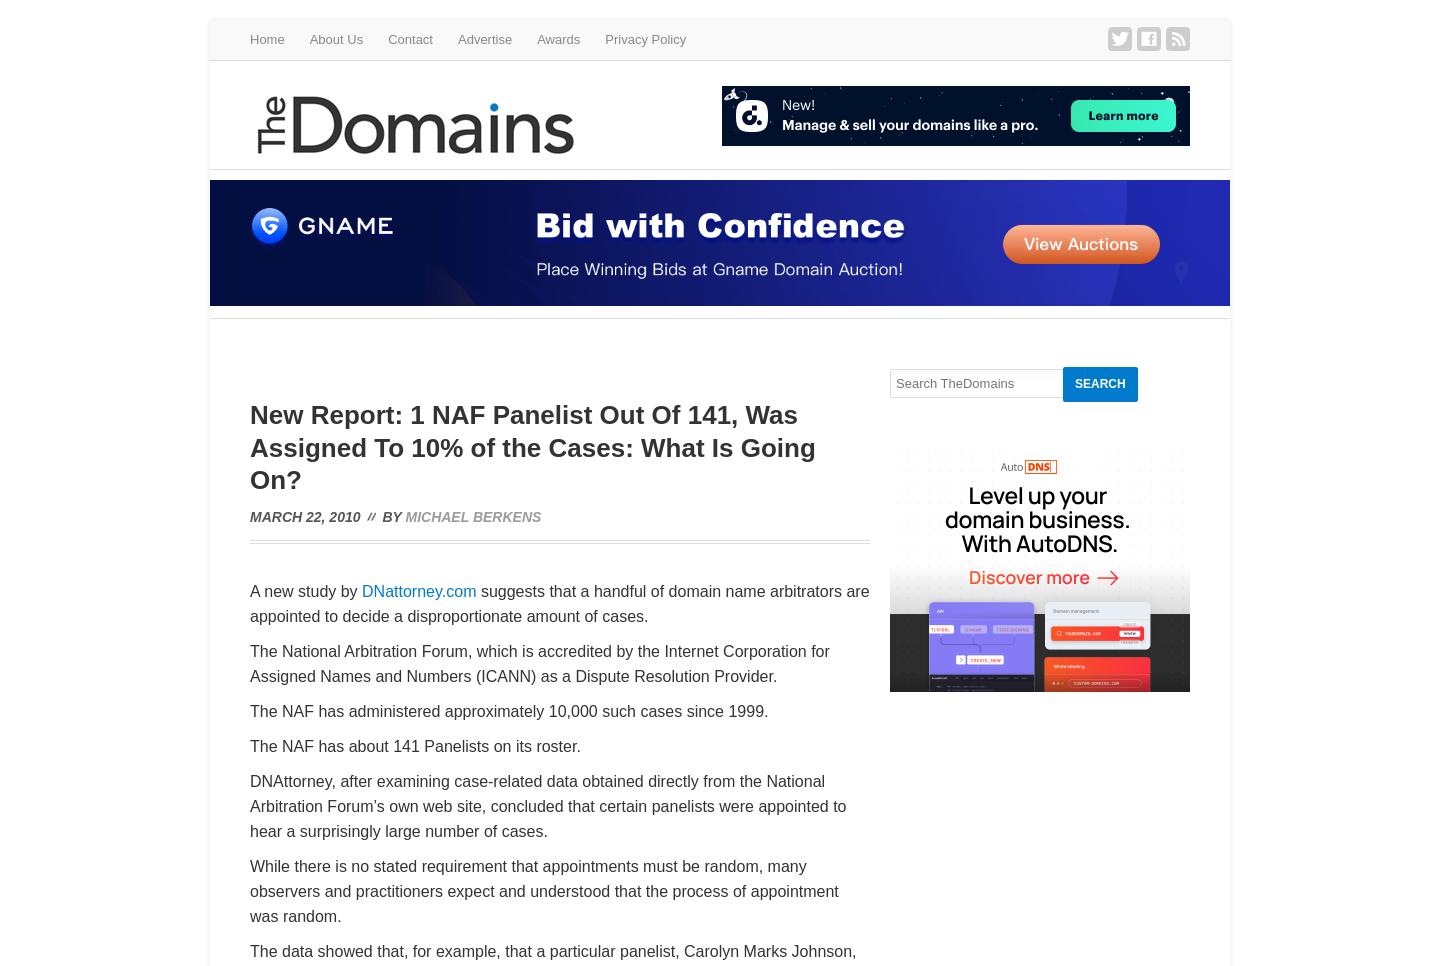 The width and height of the screenshot is (1440, 966). I want to click on 'DNattorney.com', so click(418, 591).